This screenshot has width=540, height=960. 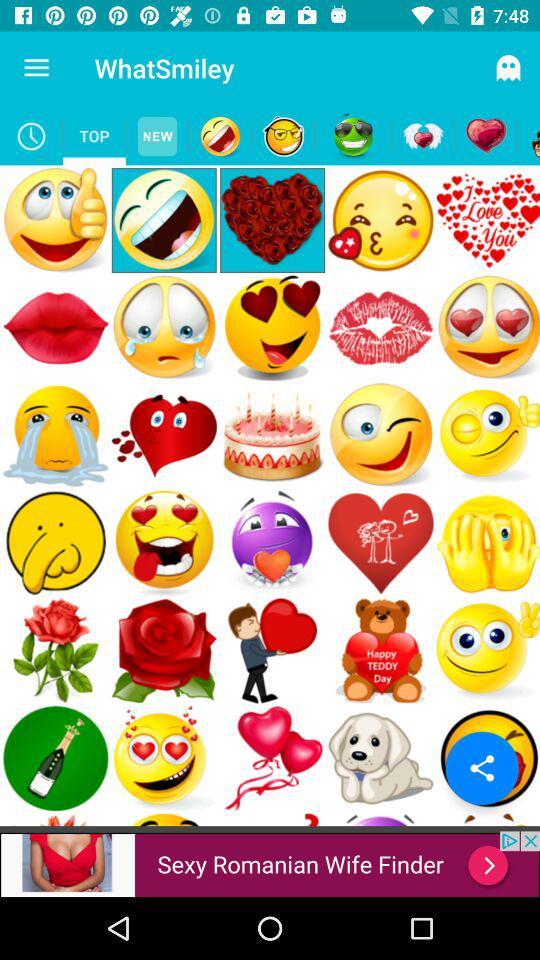 What do you see at coordinates (156, 135) in the screenshot?
I see `new emojis` at bounding box center [156, 135].